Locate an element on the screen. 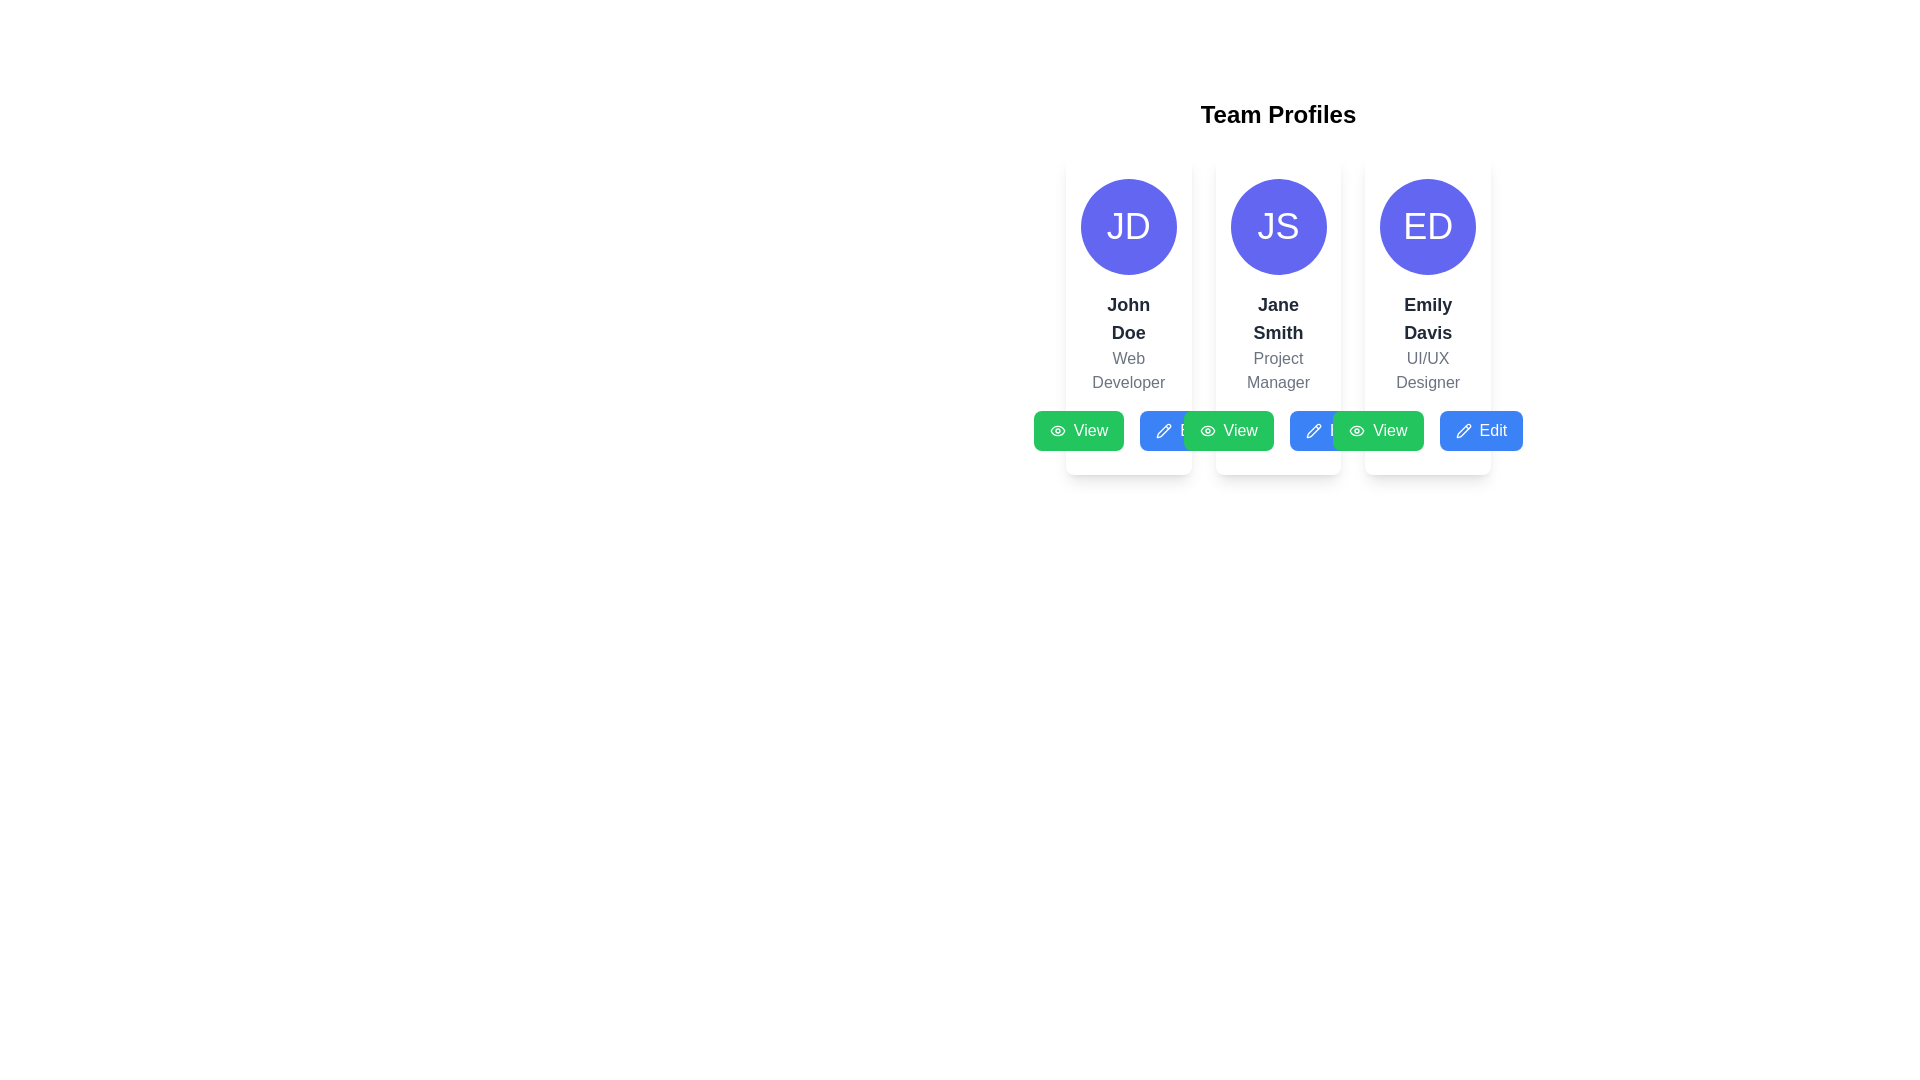  the text displaying the name 'Jane Smith', which is styled in bold, large dark gray font and is centrally aligned within the card below the profile icon marked with 'JS' is located at coordinates (1277, 318).